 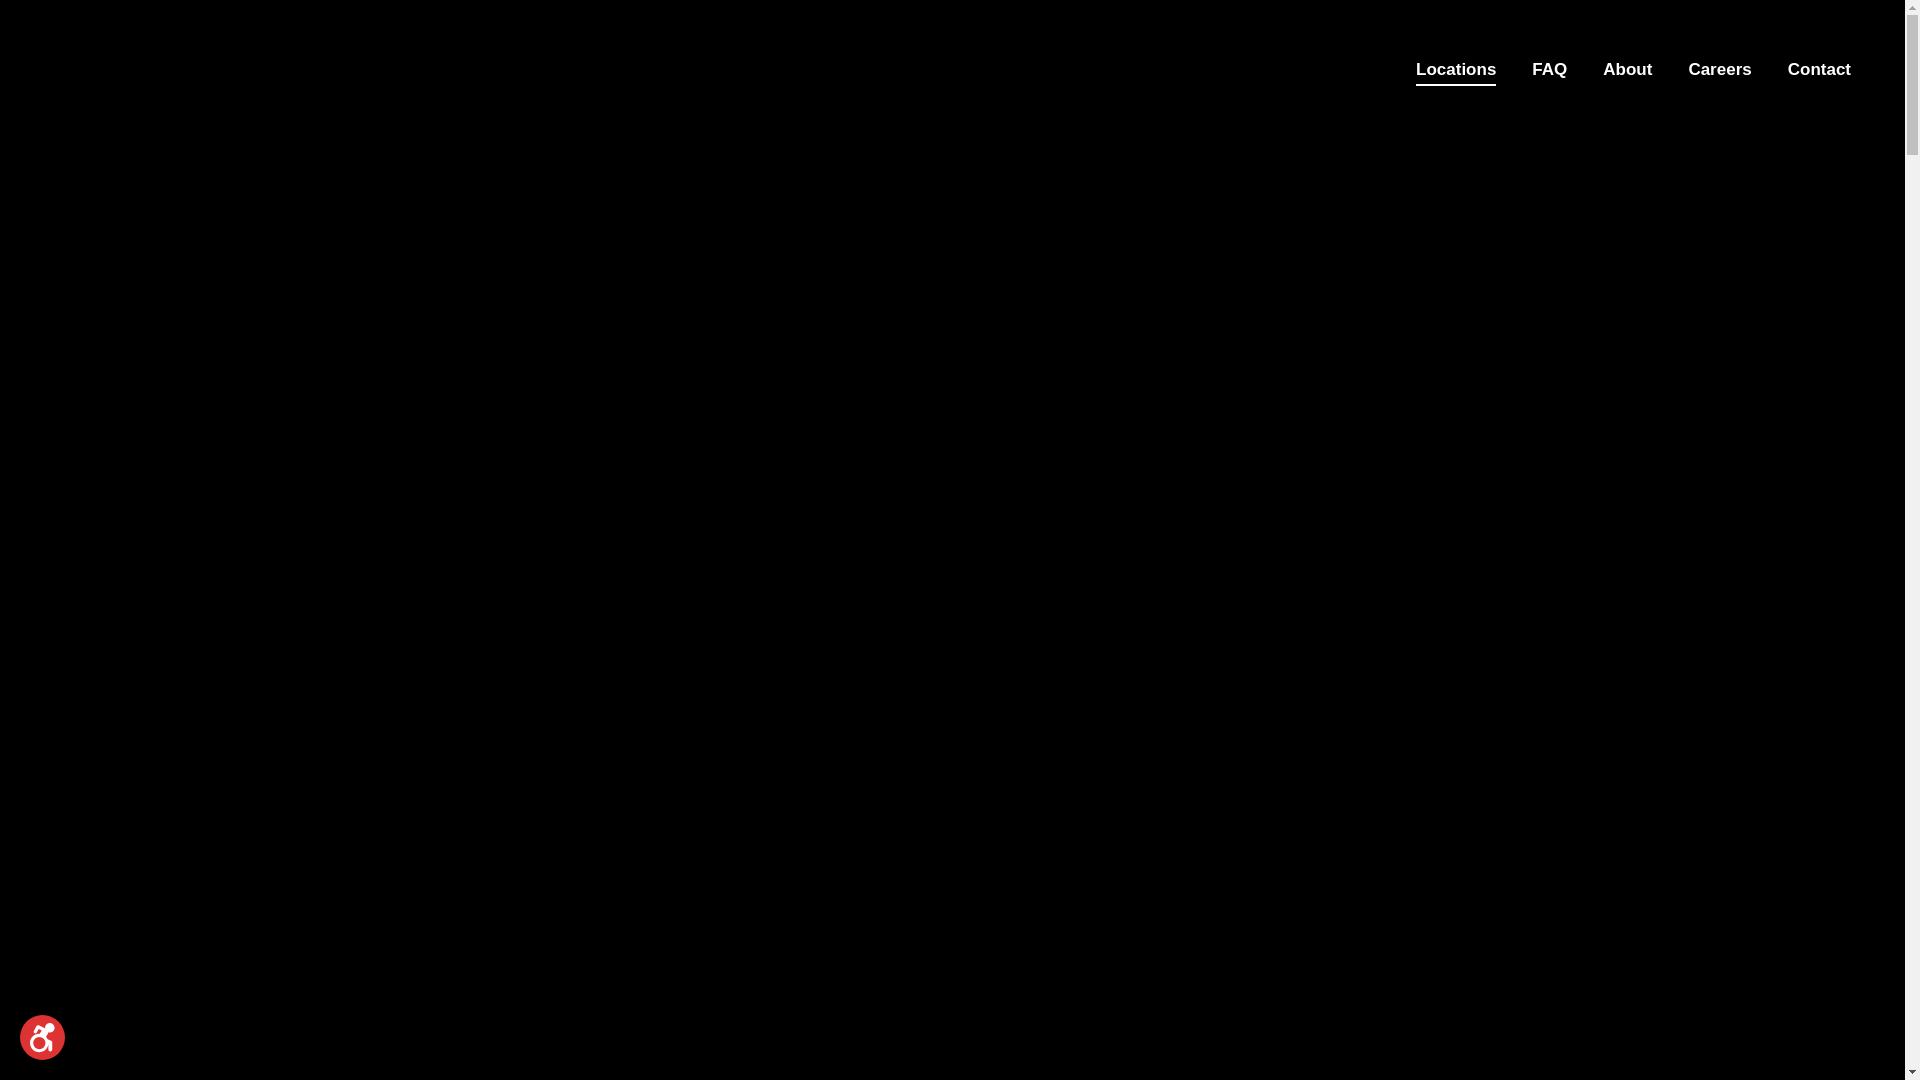 I want to click on 'Careers', so click(x=1683, y=68).